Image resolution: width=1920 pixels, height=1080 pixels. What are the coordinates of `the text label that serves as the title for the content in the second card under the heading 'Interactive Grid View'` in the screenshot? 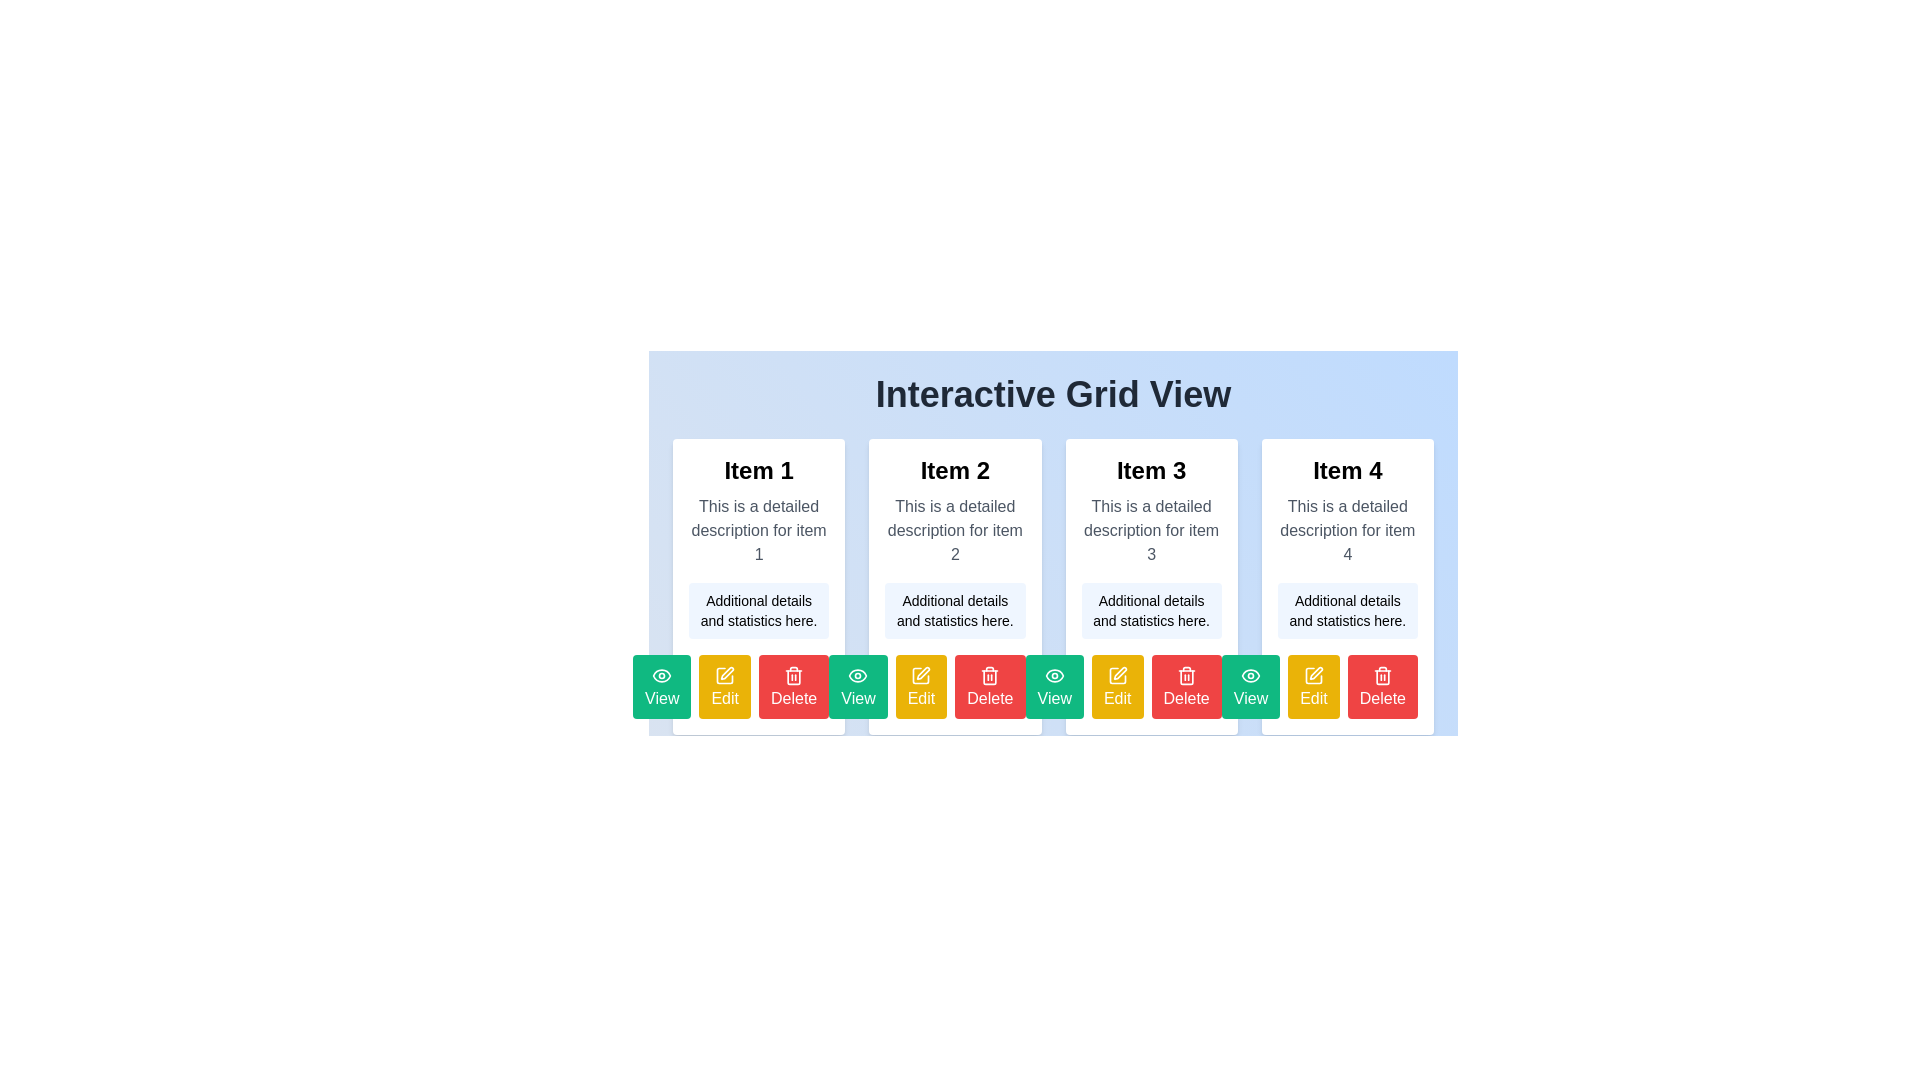 It's located at (954, 470).